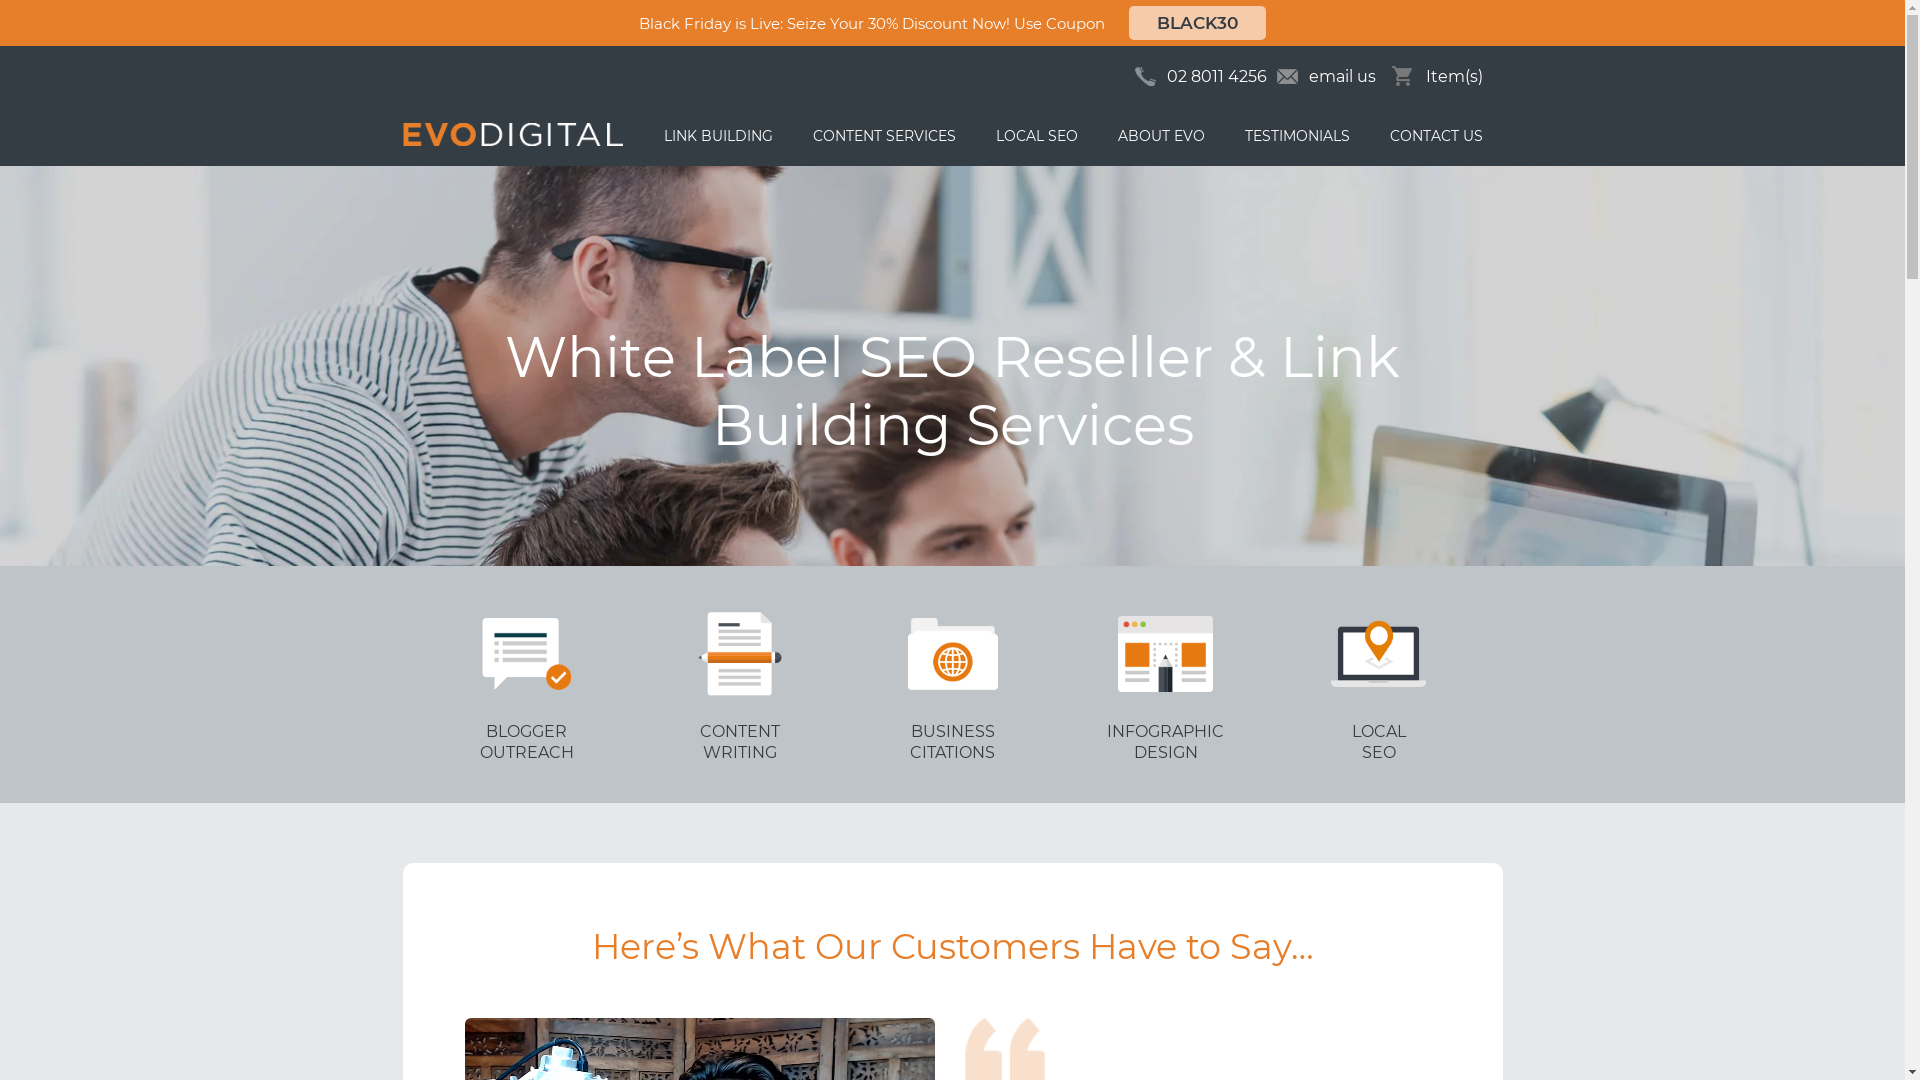 The image size is (1920, 1080). Describe the element at coordinates (1214, 75) in the screenshot. I see `'02 8011 4256'` at that location.